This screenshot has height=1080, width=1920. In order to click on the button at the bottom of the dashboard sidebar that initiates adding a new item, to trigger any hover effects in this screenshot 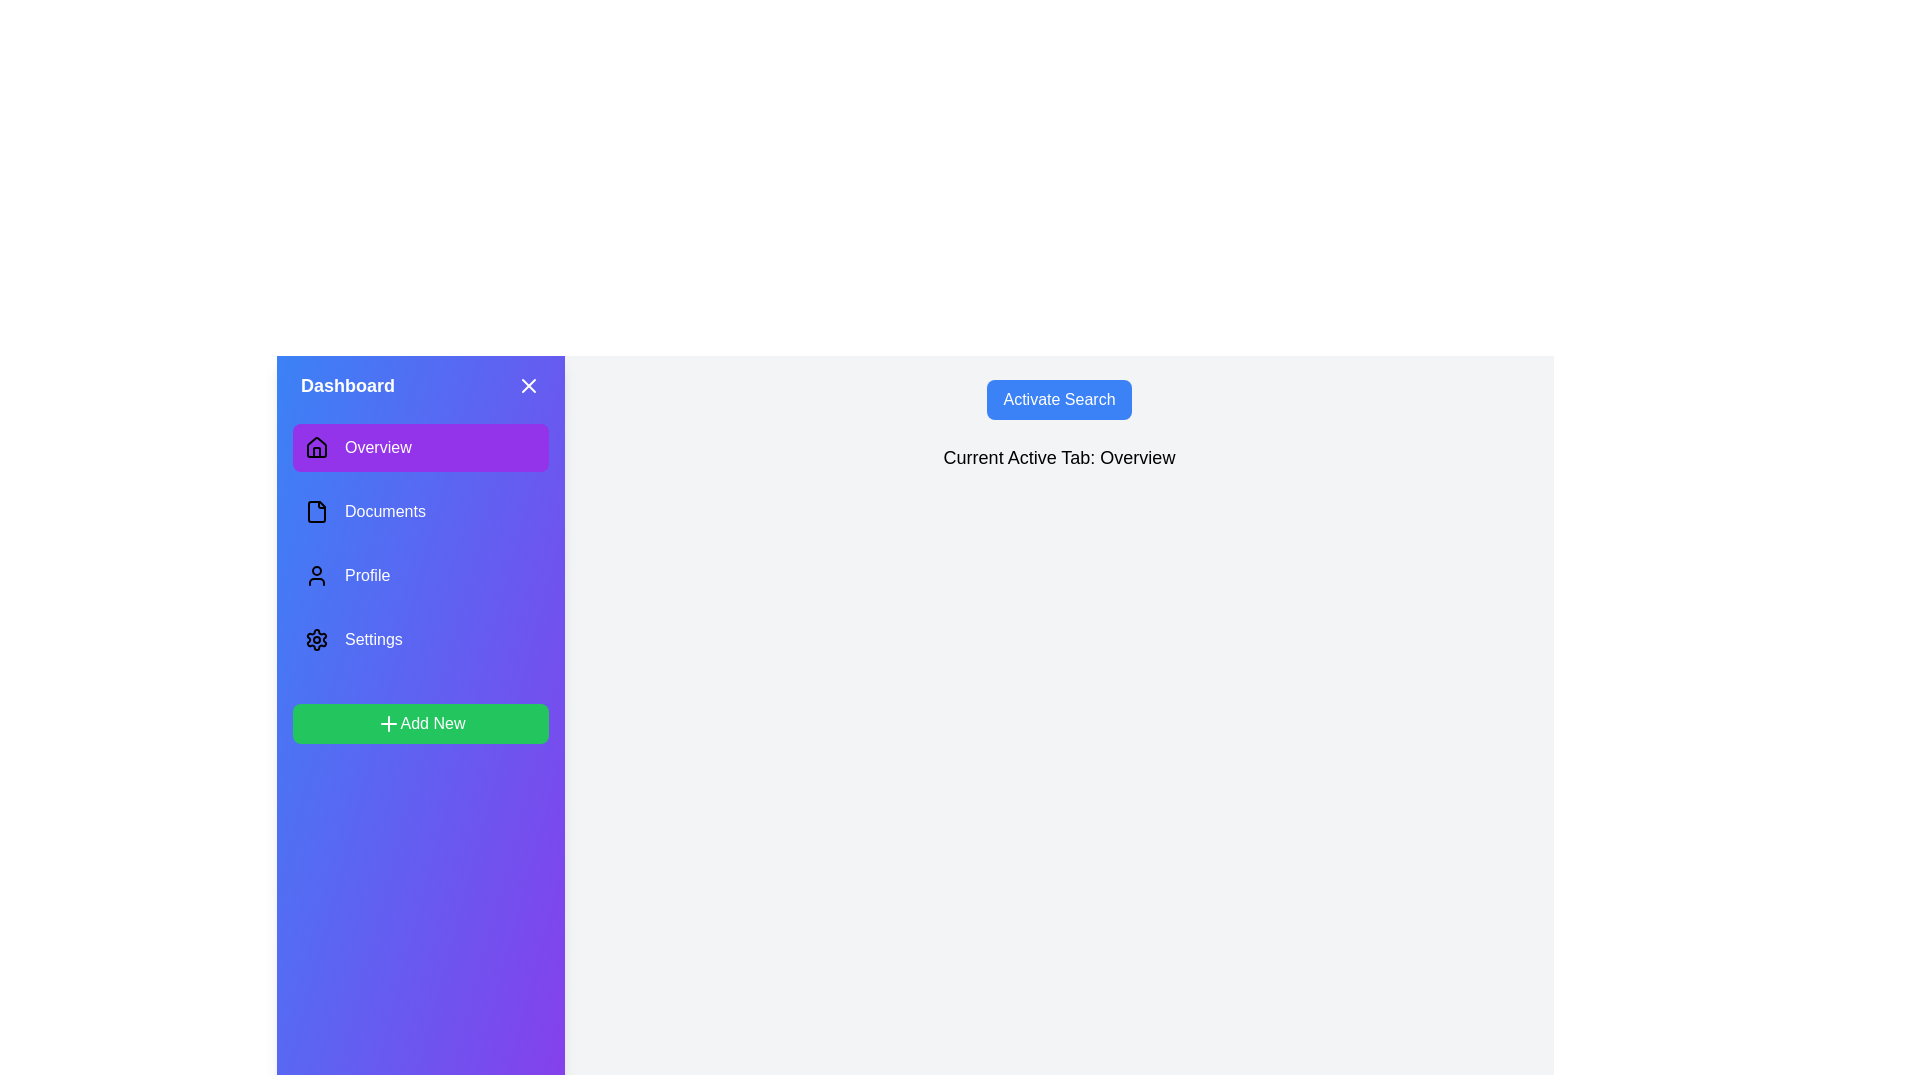, I will do `click(420, 724)`.